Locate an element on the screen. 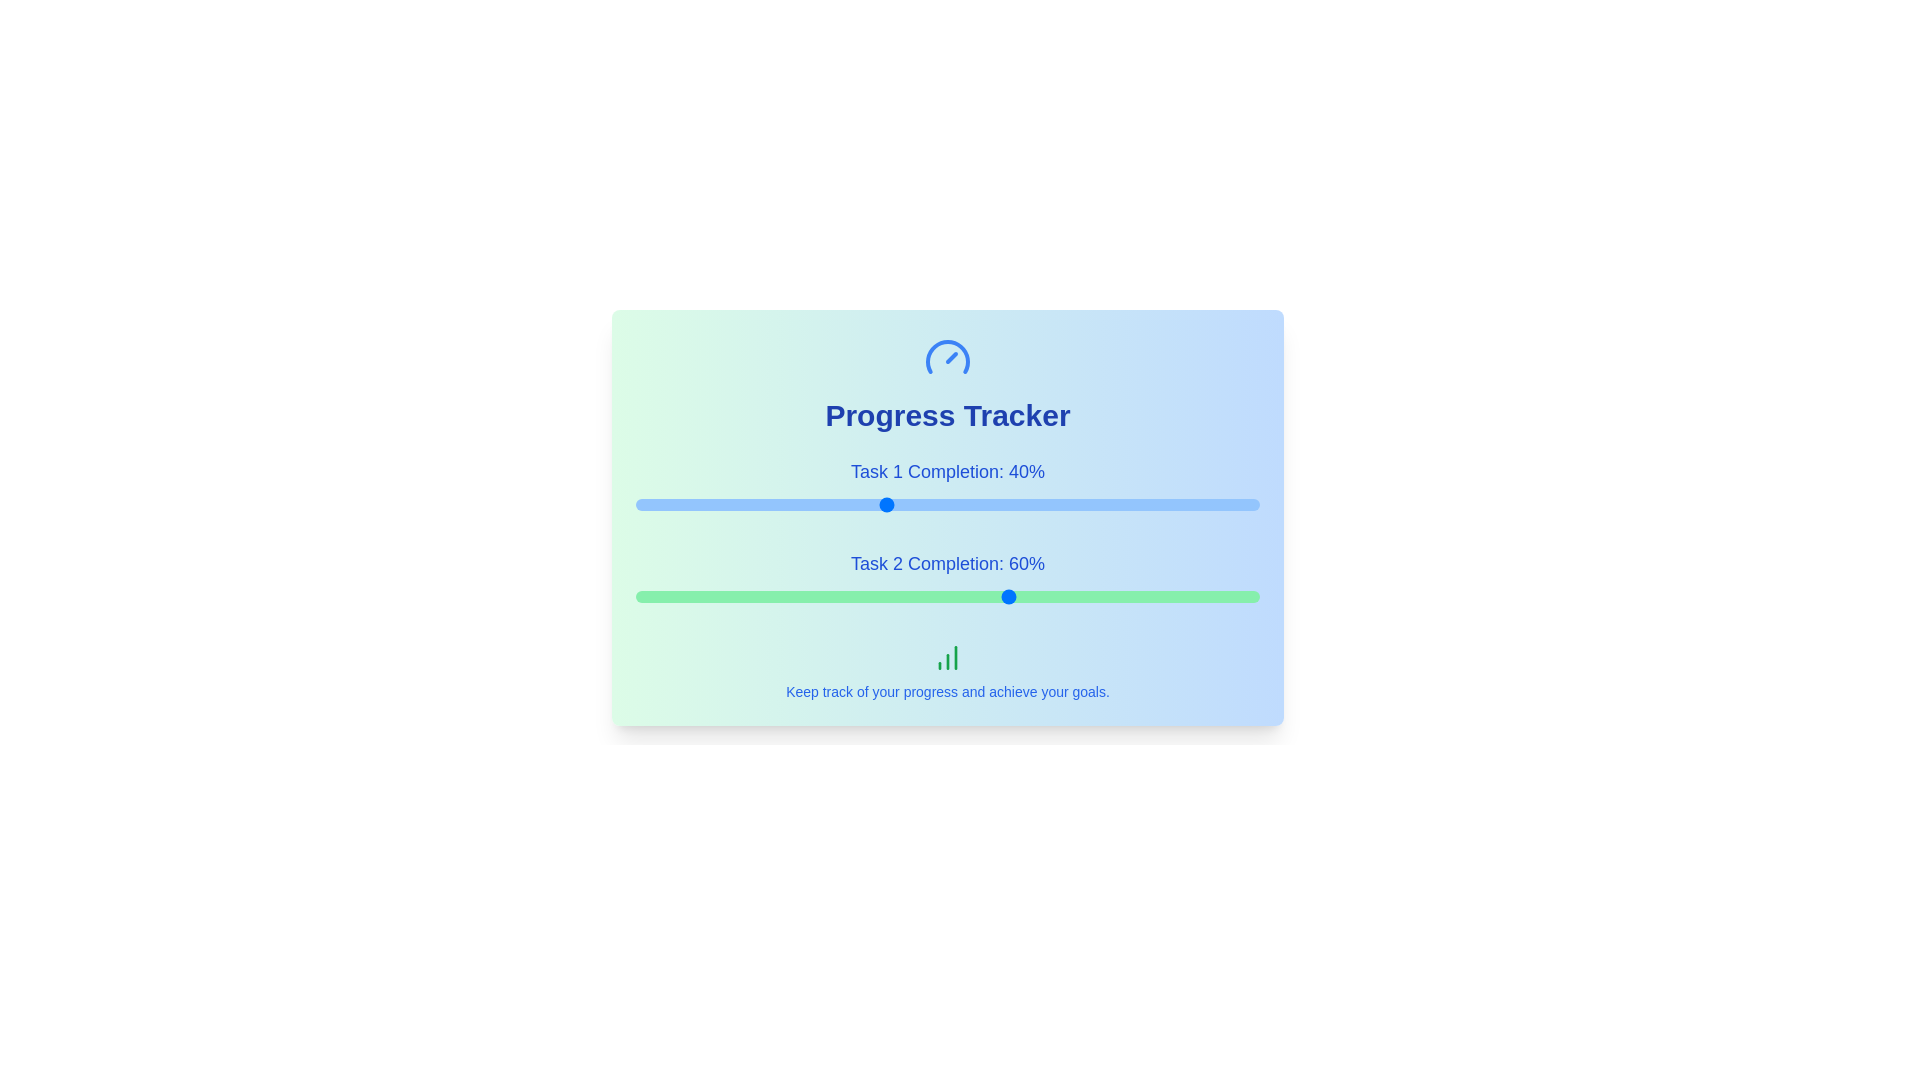 This screenshot has height=1080, width=1920. the Task 2 completion slider is located at coordinates (1202, 596).